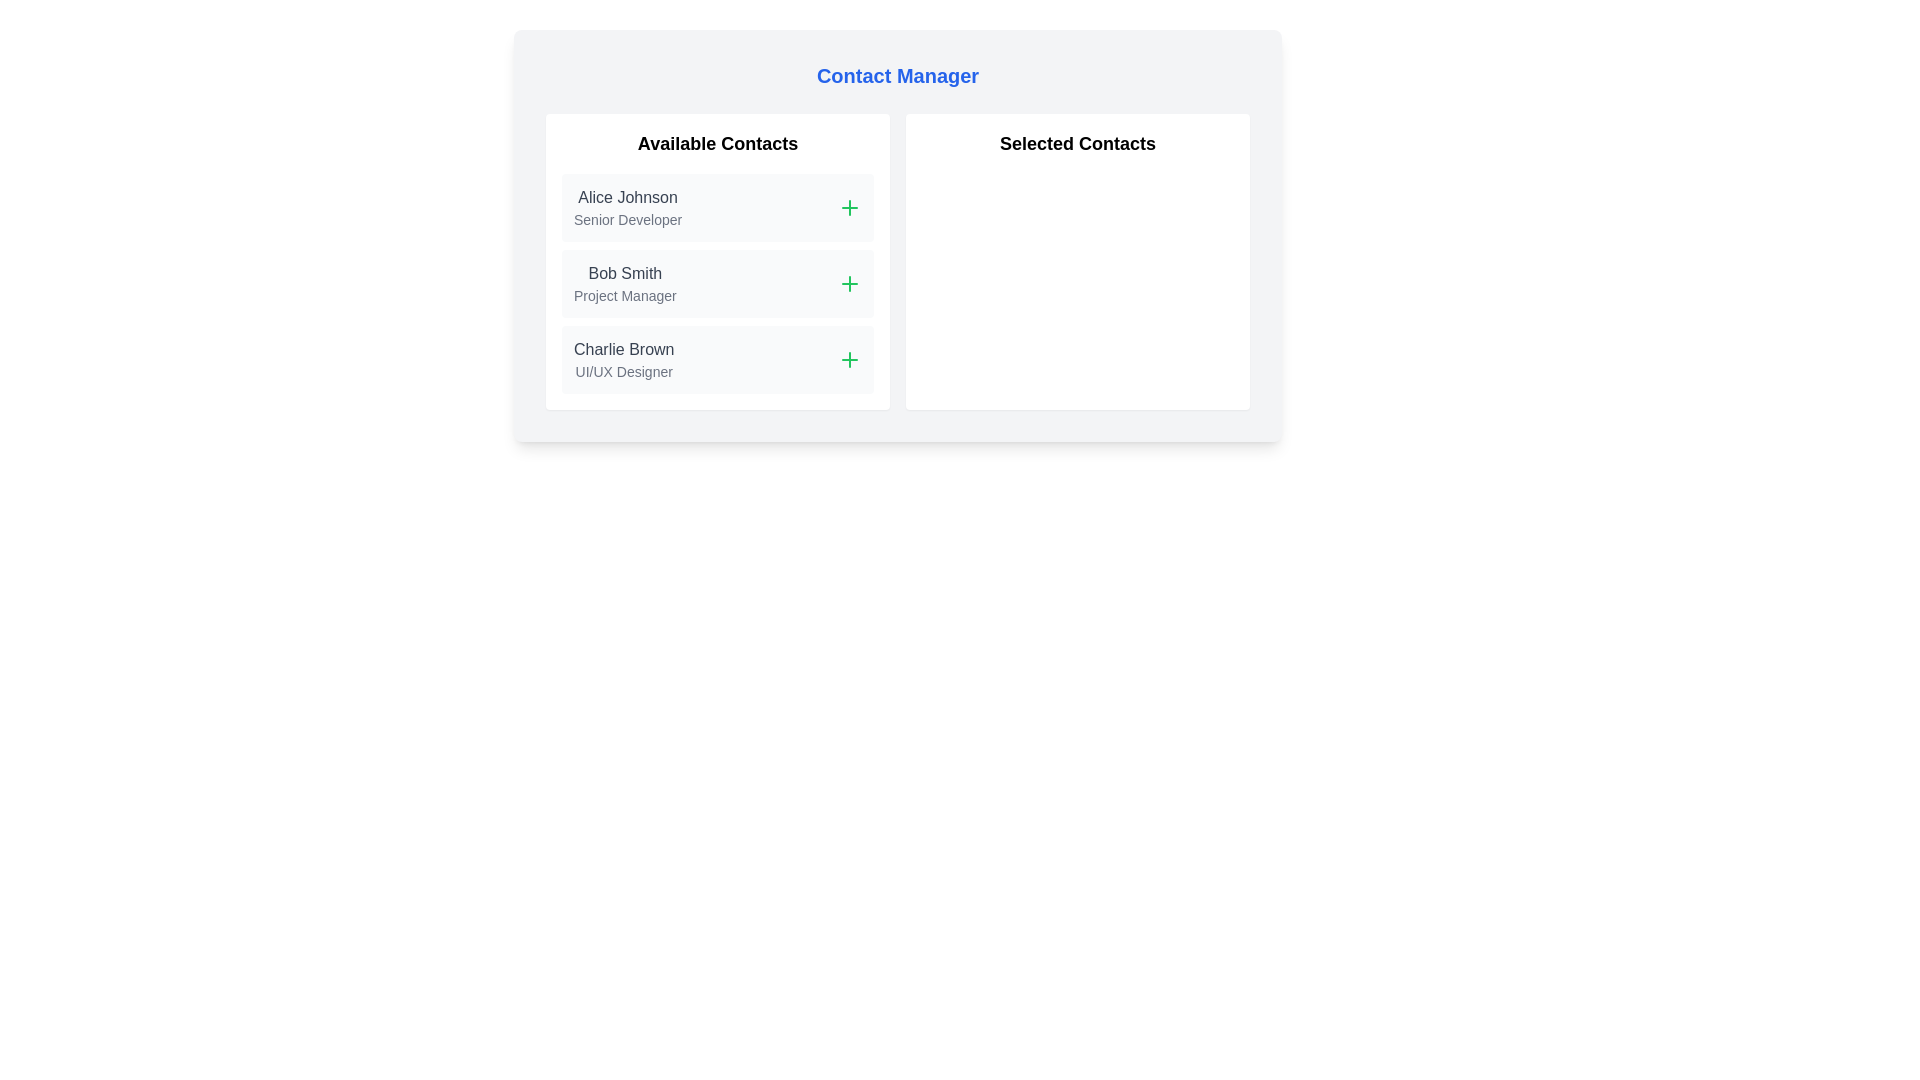 This screenshot has height=1080, width=1920. I want to click on the contact selection item for 'Bob Smith, Project Manager' in the 'Available Contacts' section, so click(718, 284).